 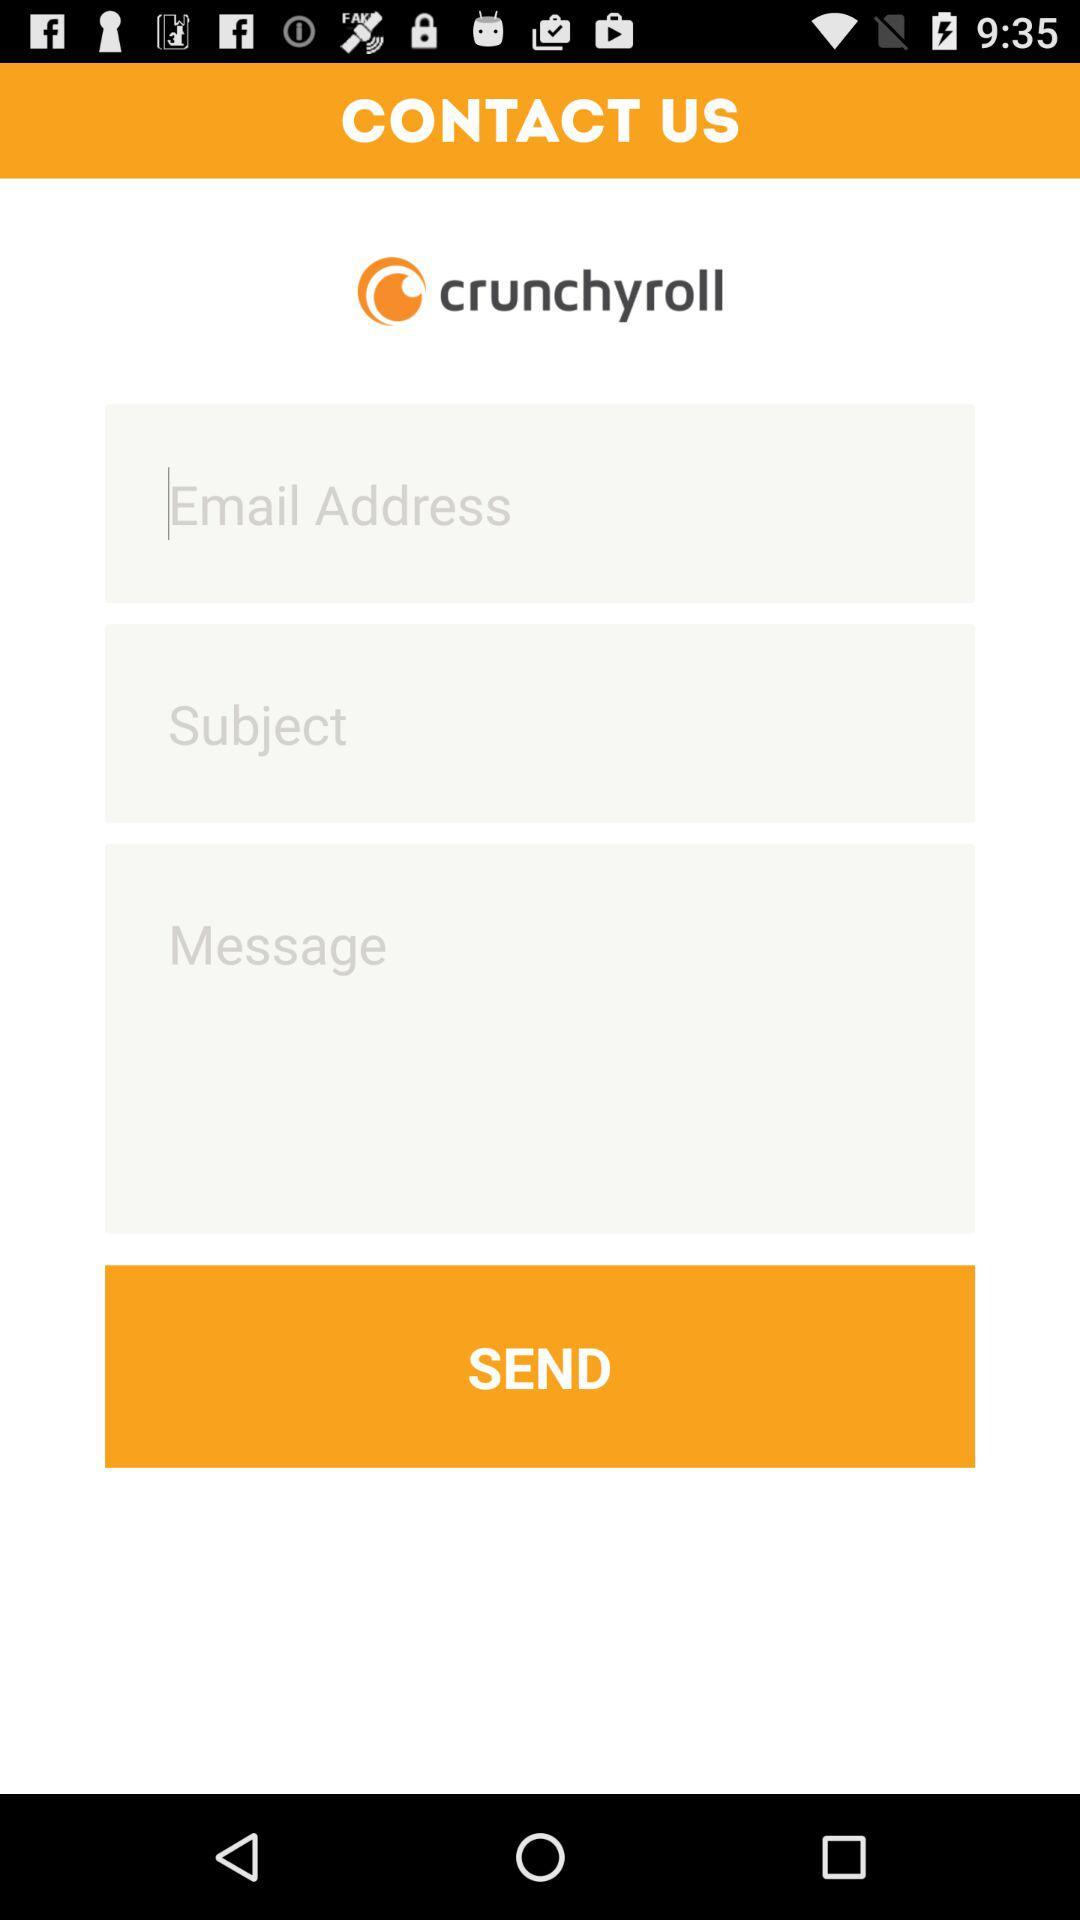 What do you see at coordinates (540, 1038) in the screenshot?
I see `message entry field` at bounding box center [540, 1038].